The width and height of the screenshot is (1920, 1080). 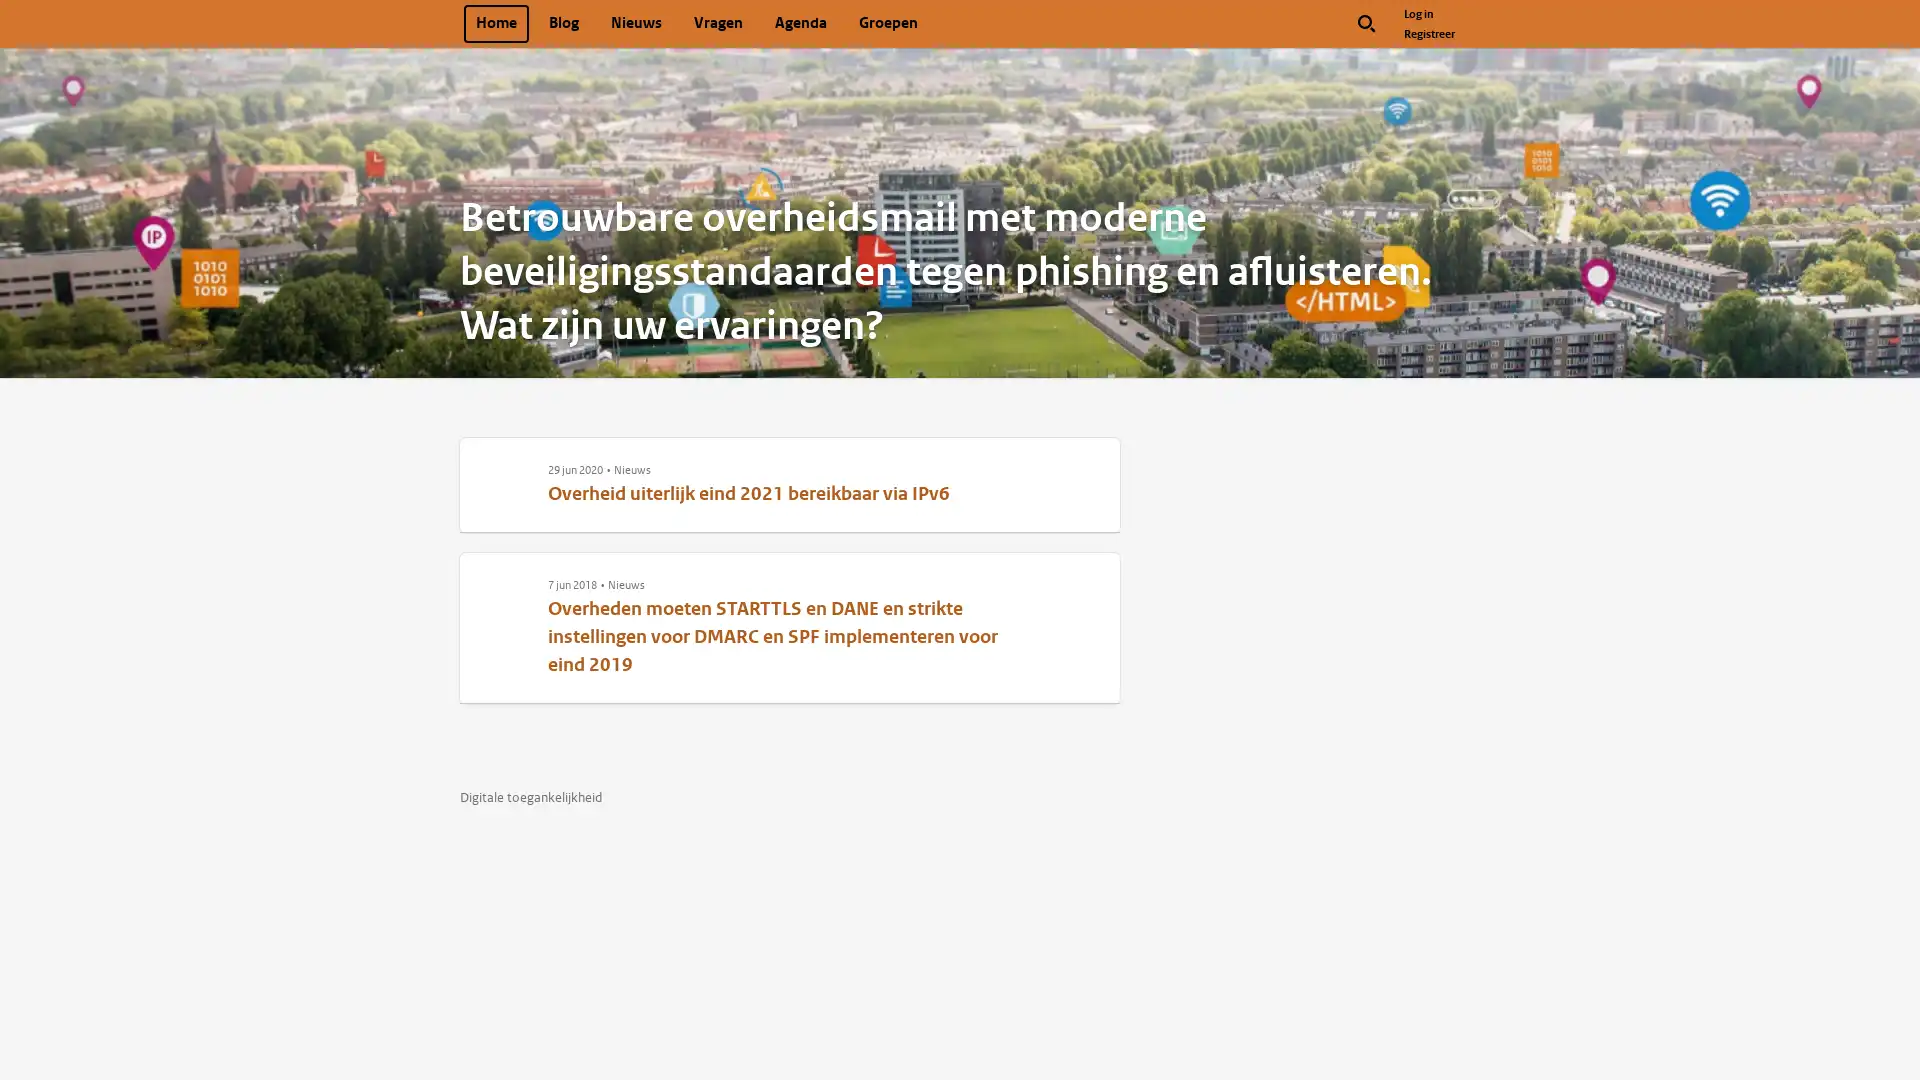 What do you see at coordinates (1366, 23) in the screenshot?
I see `Zoek` at bounding box center [1366, 23].